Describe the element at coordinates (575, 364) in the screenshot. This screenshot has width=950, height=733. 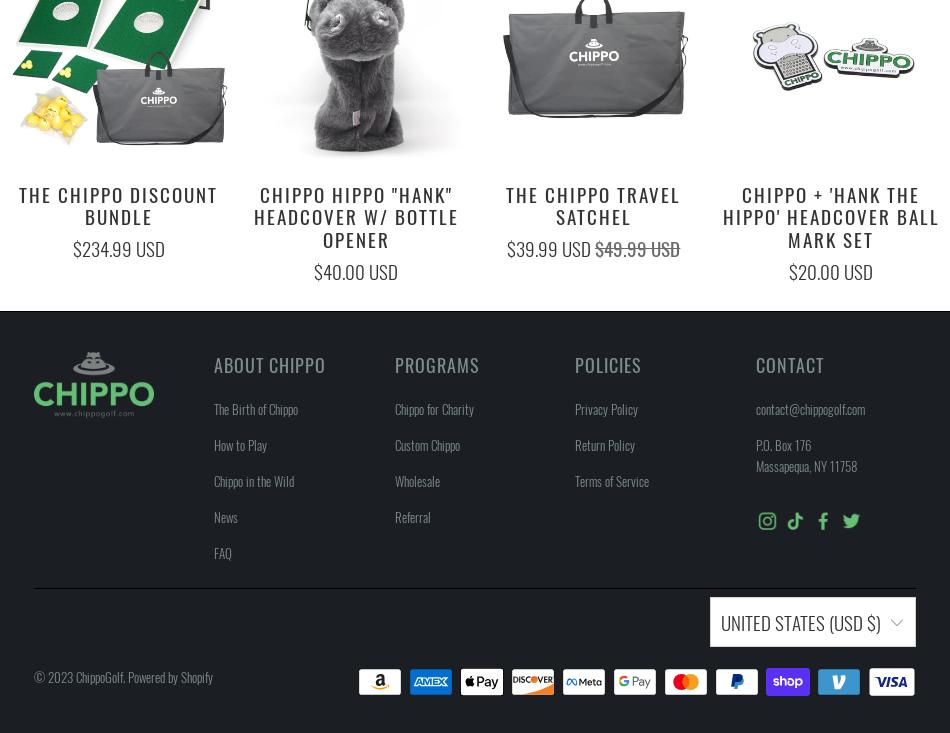
I see `'Policies'` at that location.